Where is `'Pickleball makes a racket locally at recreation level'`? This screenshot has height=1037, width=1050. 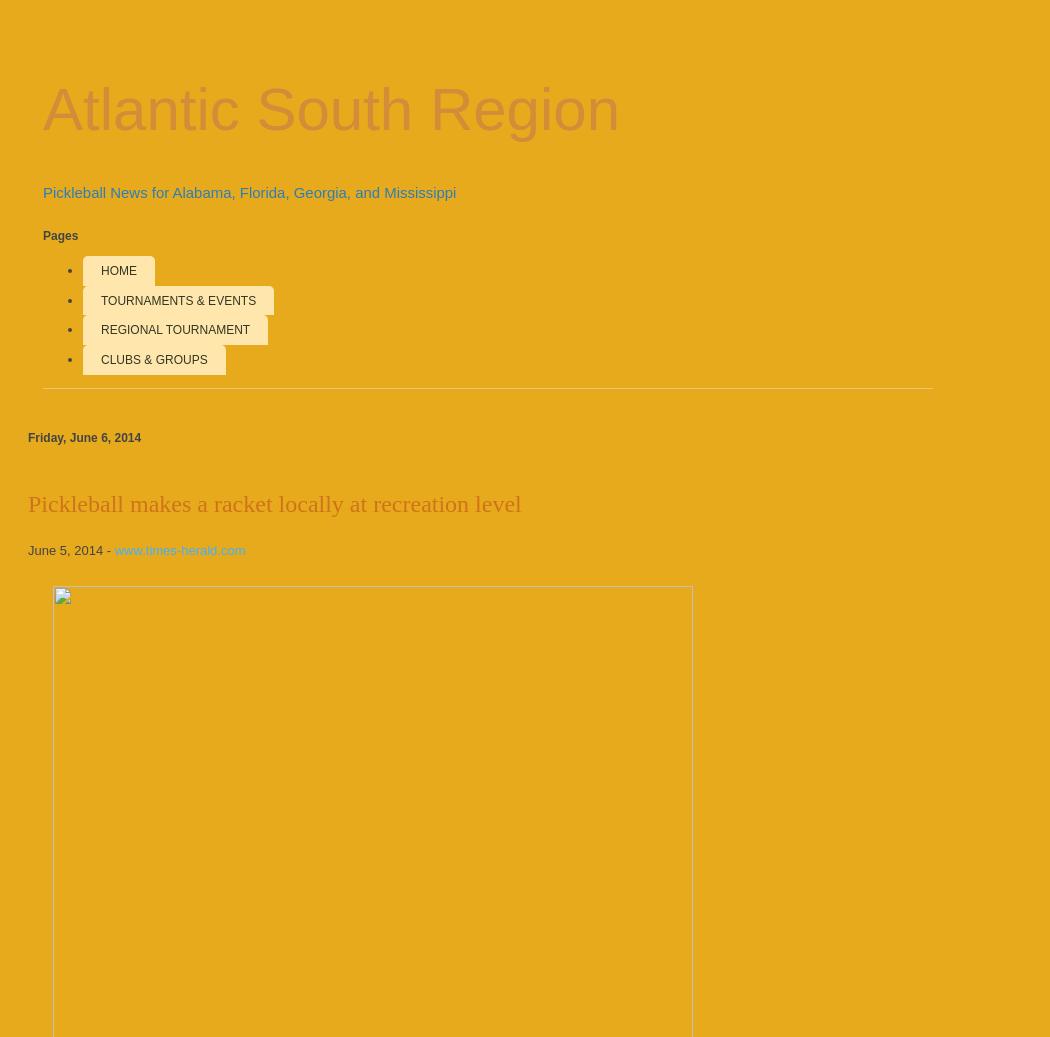 'Pickleball makes a racket locally at recreation level' is located at coordinates (273, 502).